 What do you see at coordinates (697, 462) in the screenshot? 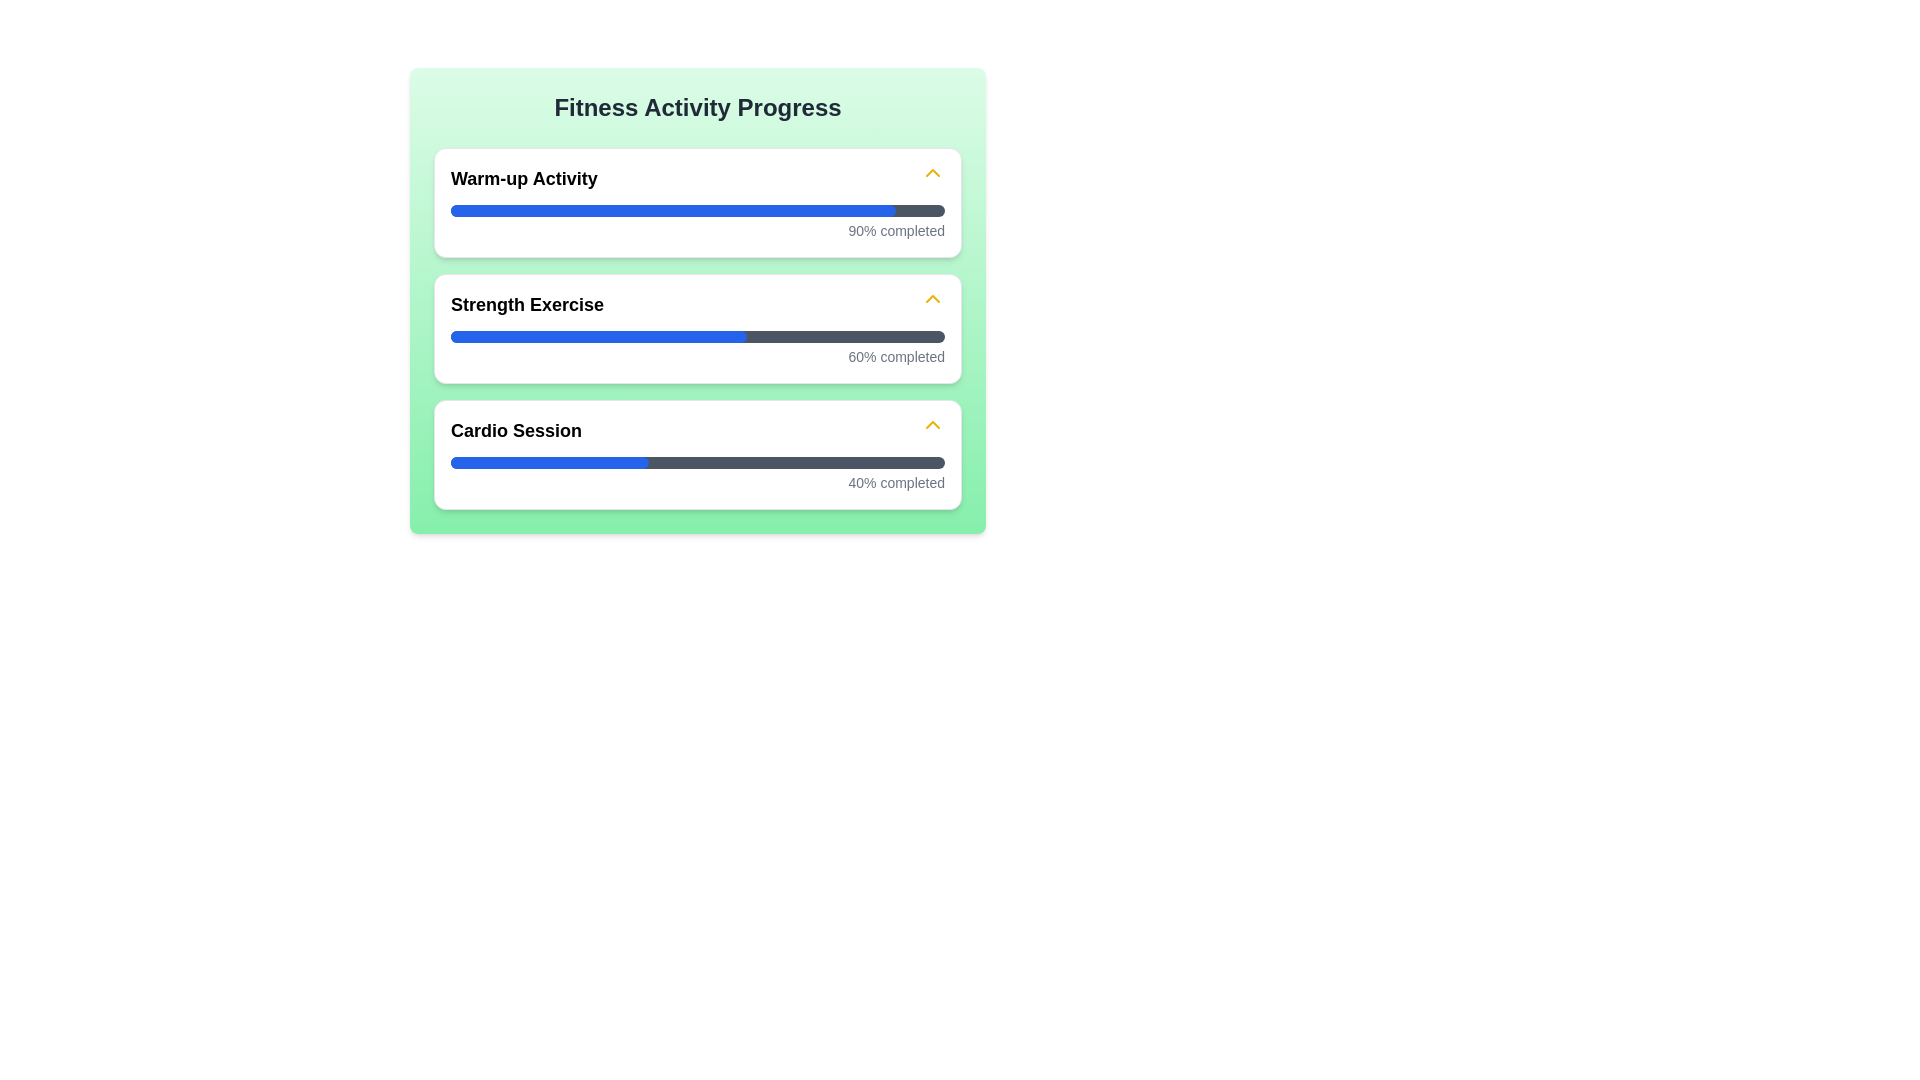
I see `the Progress Bar located in the 'Cardio Session' section, which indicates that the task is 40% complete` at bounding box center [697, 462].